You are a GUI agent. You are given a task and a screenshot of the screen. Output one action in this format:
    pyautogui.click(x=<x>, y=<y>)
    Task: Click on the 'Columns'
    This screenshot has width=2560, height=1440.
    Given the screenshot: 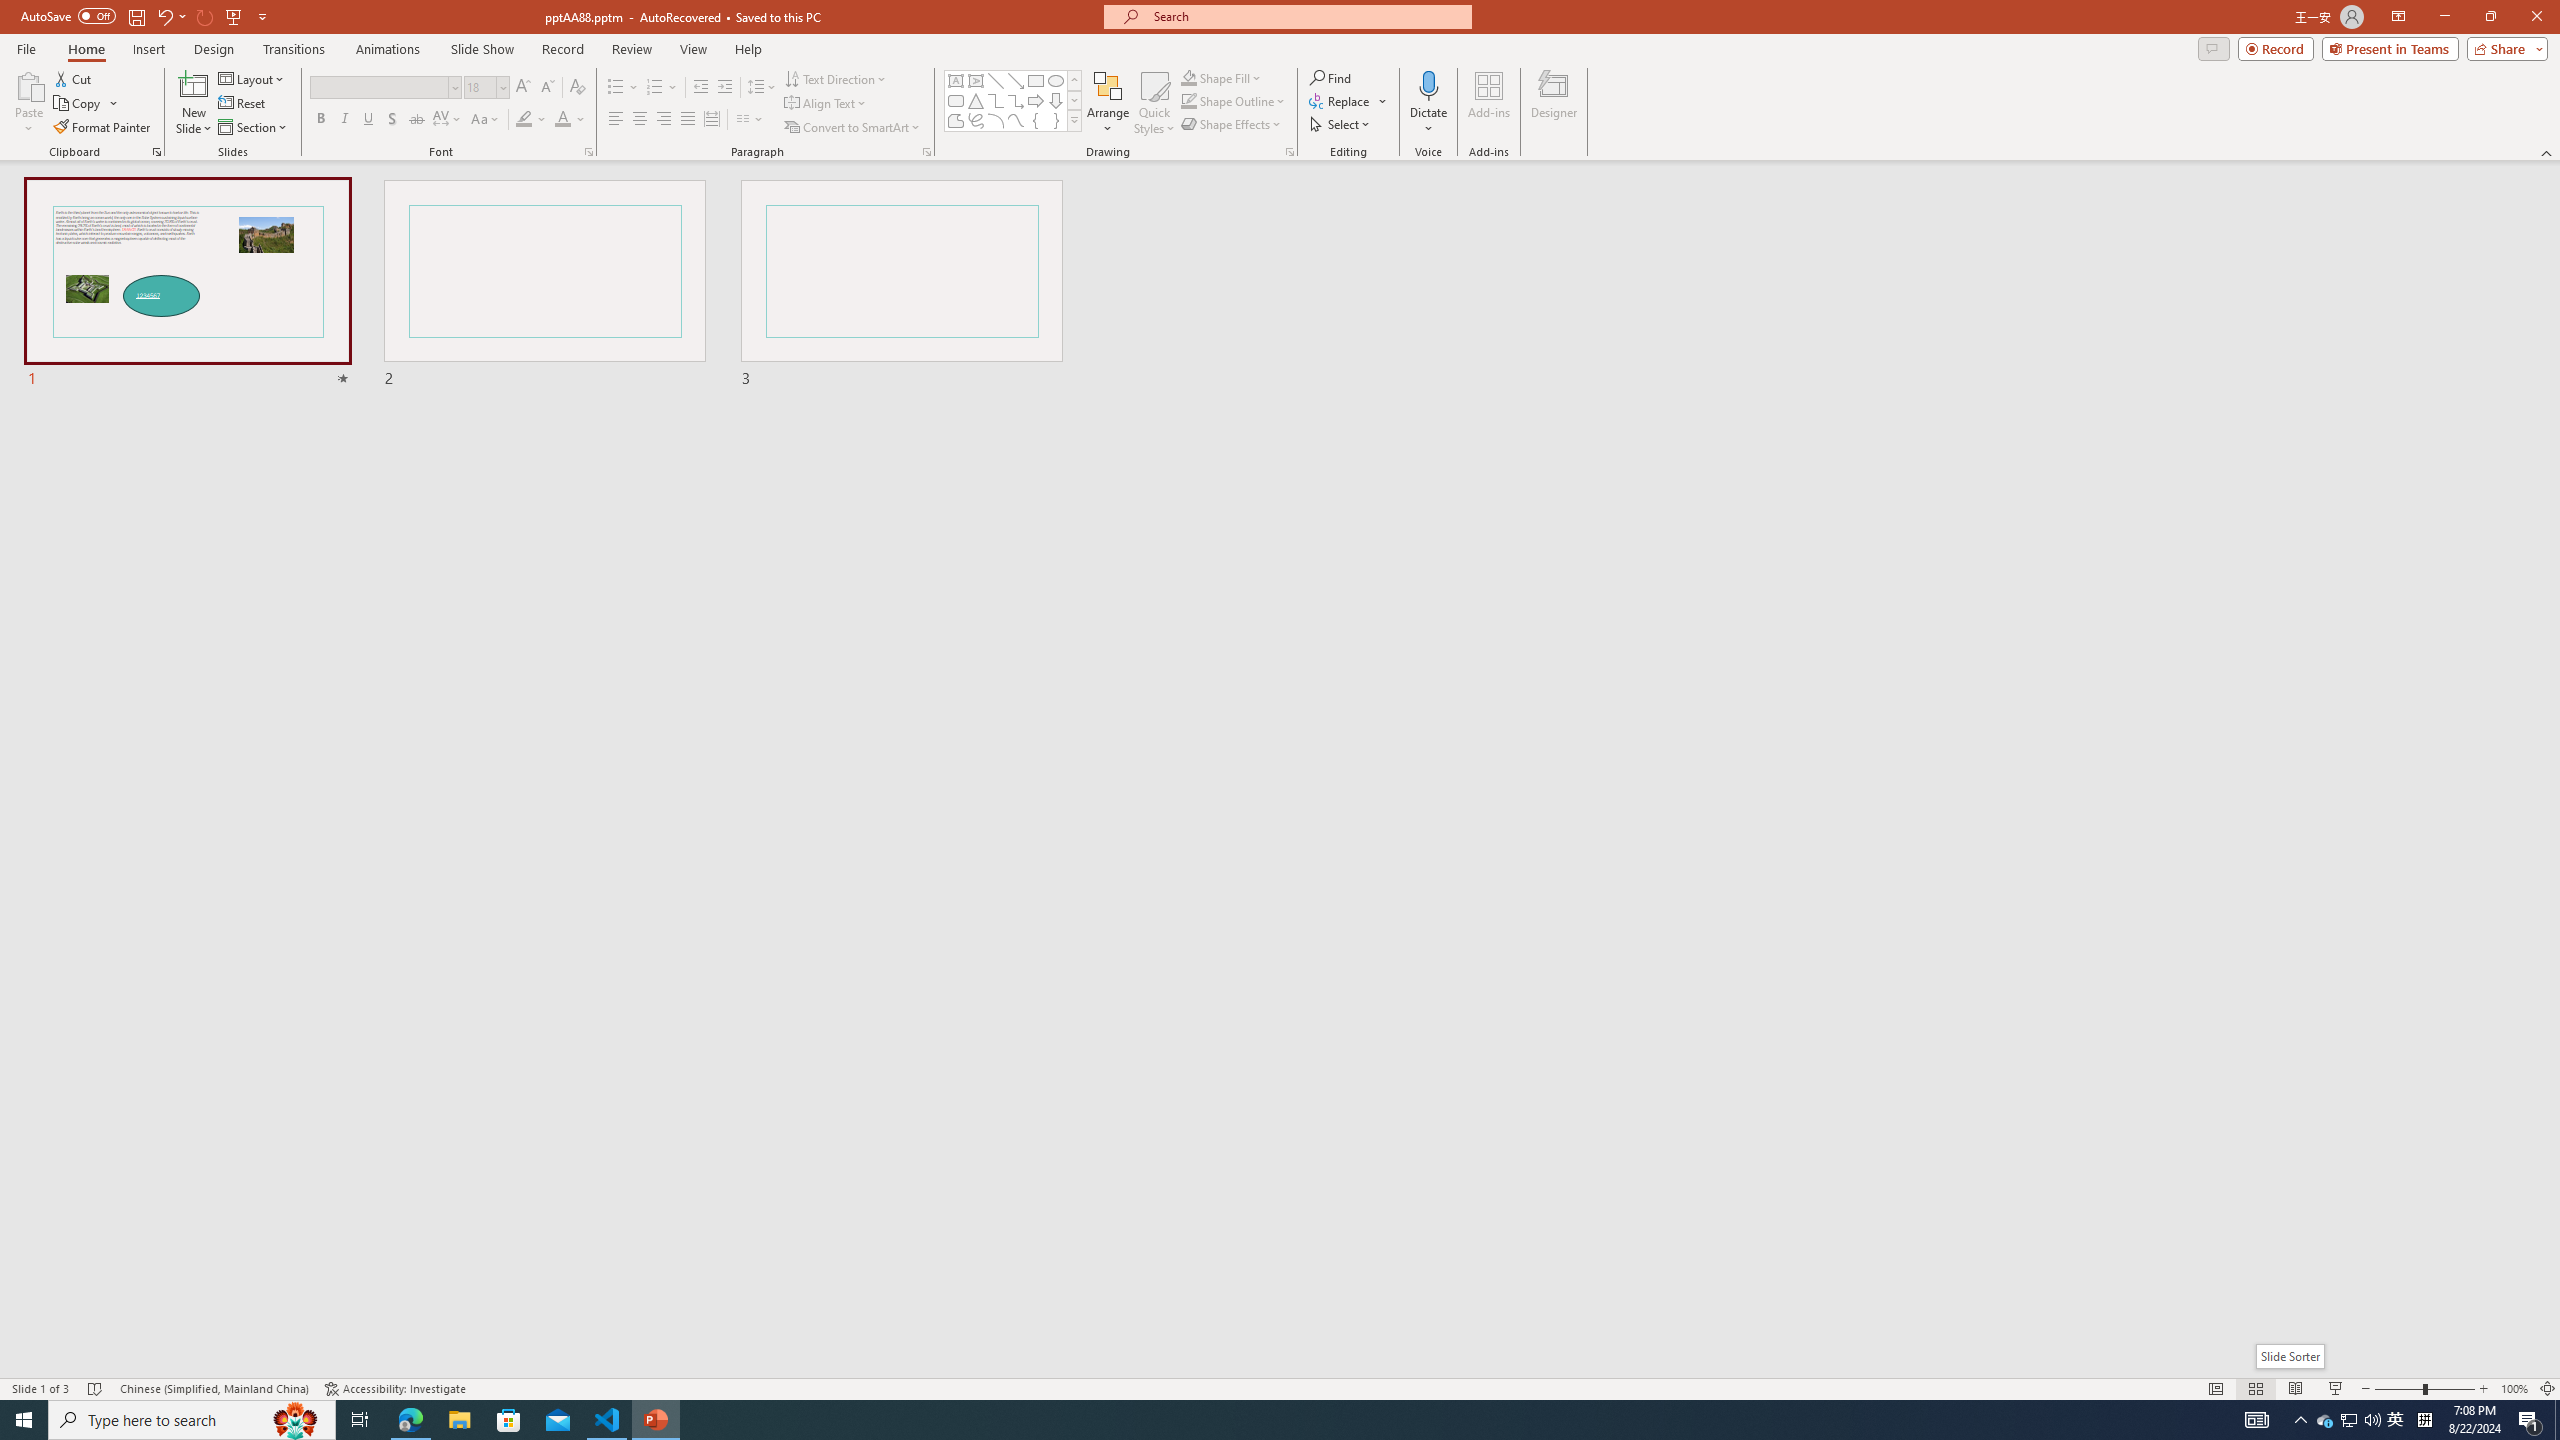 What is the action you would take?
    pyautogui.click(x=750, y=118)
    